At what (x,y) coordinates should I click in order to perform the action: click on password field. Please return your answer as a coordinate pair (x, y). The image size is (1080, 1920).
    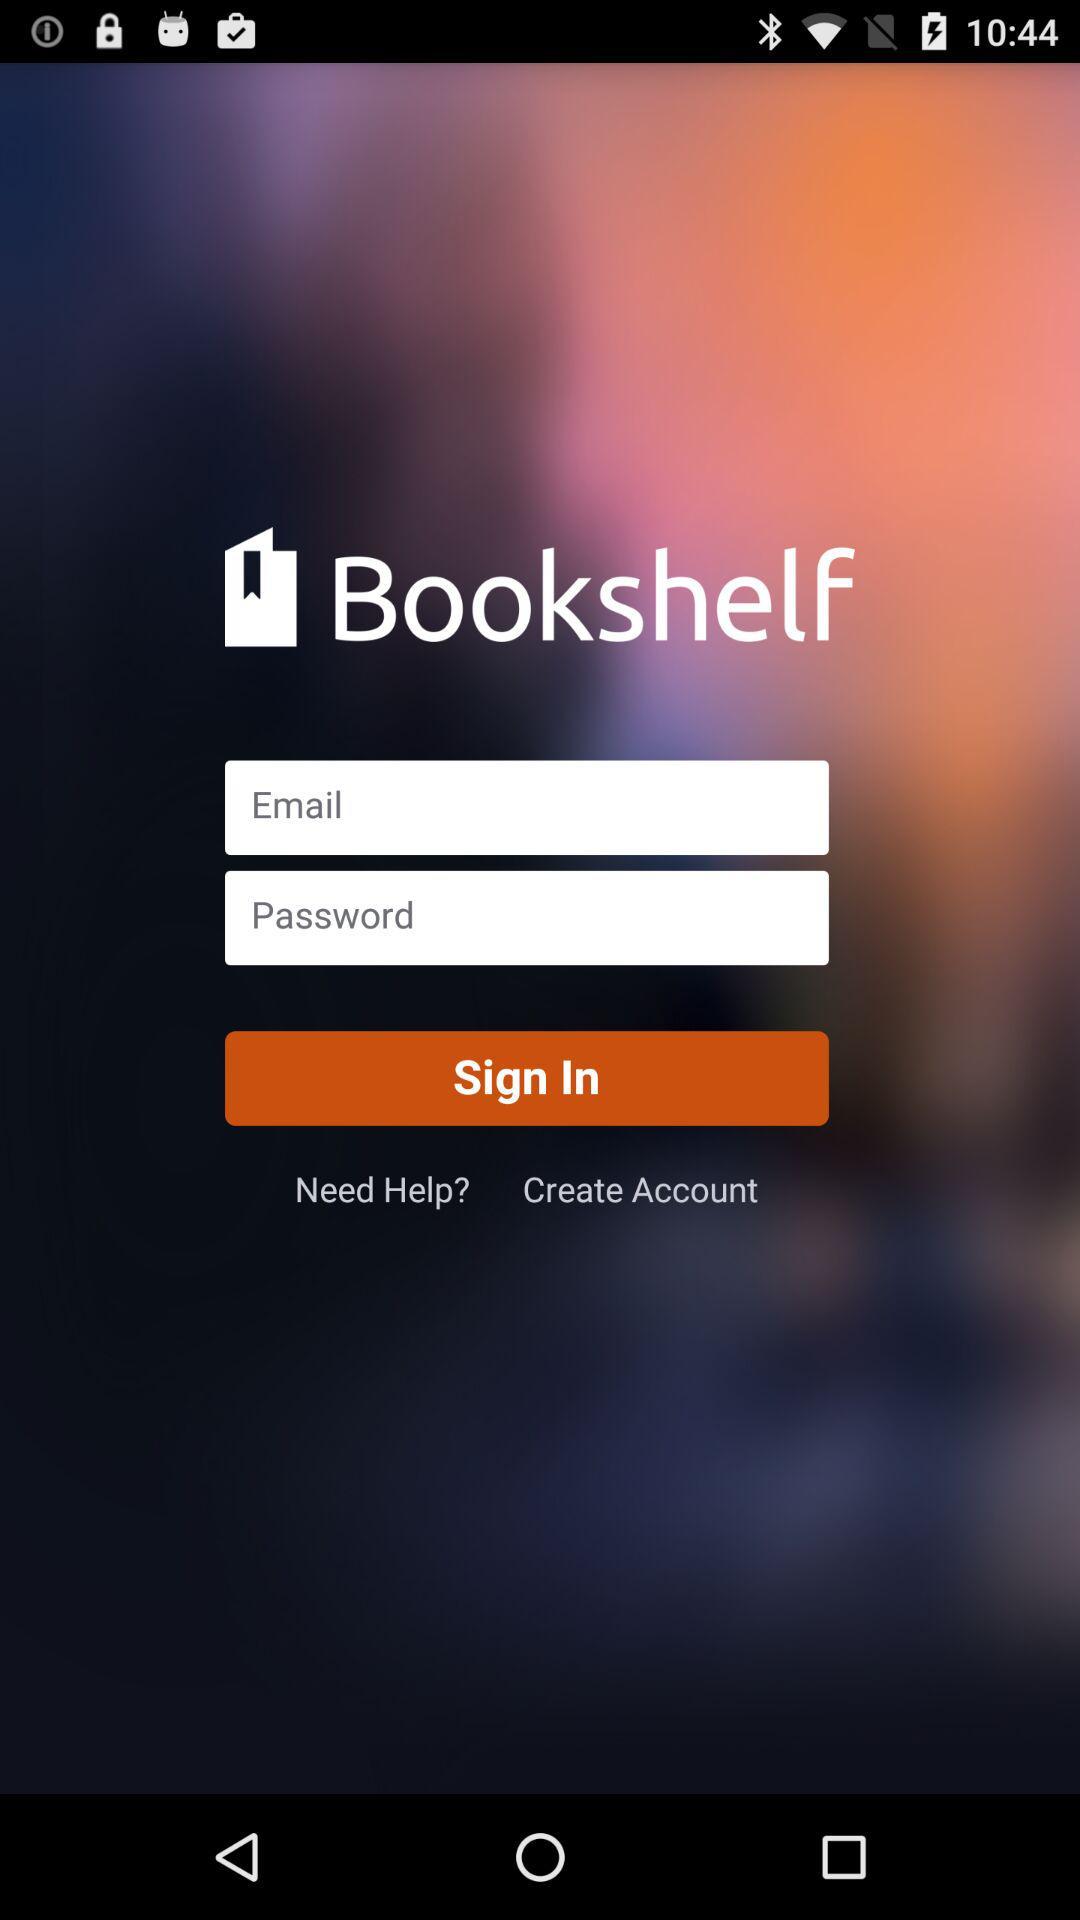
    Looking at the image, I should click on (525, 916).